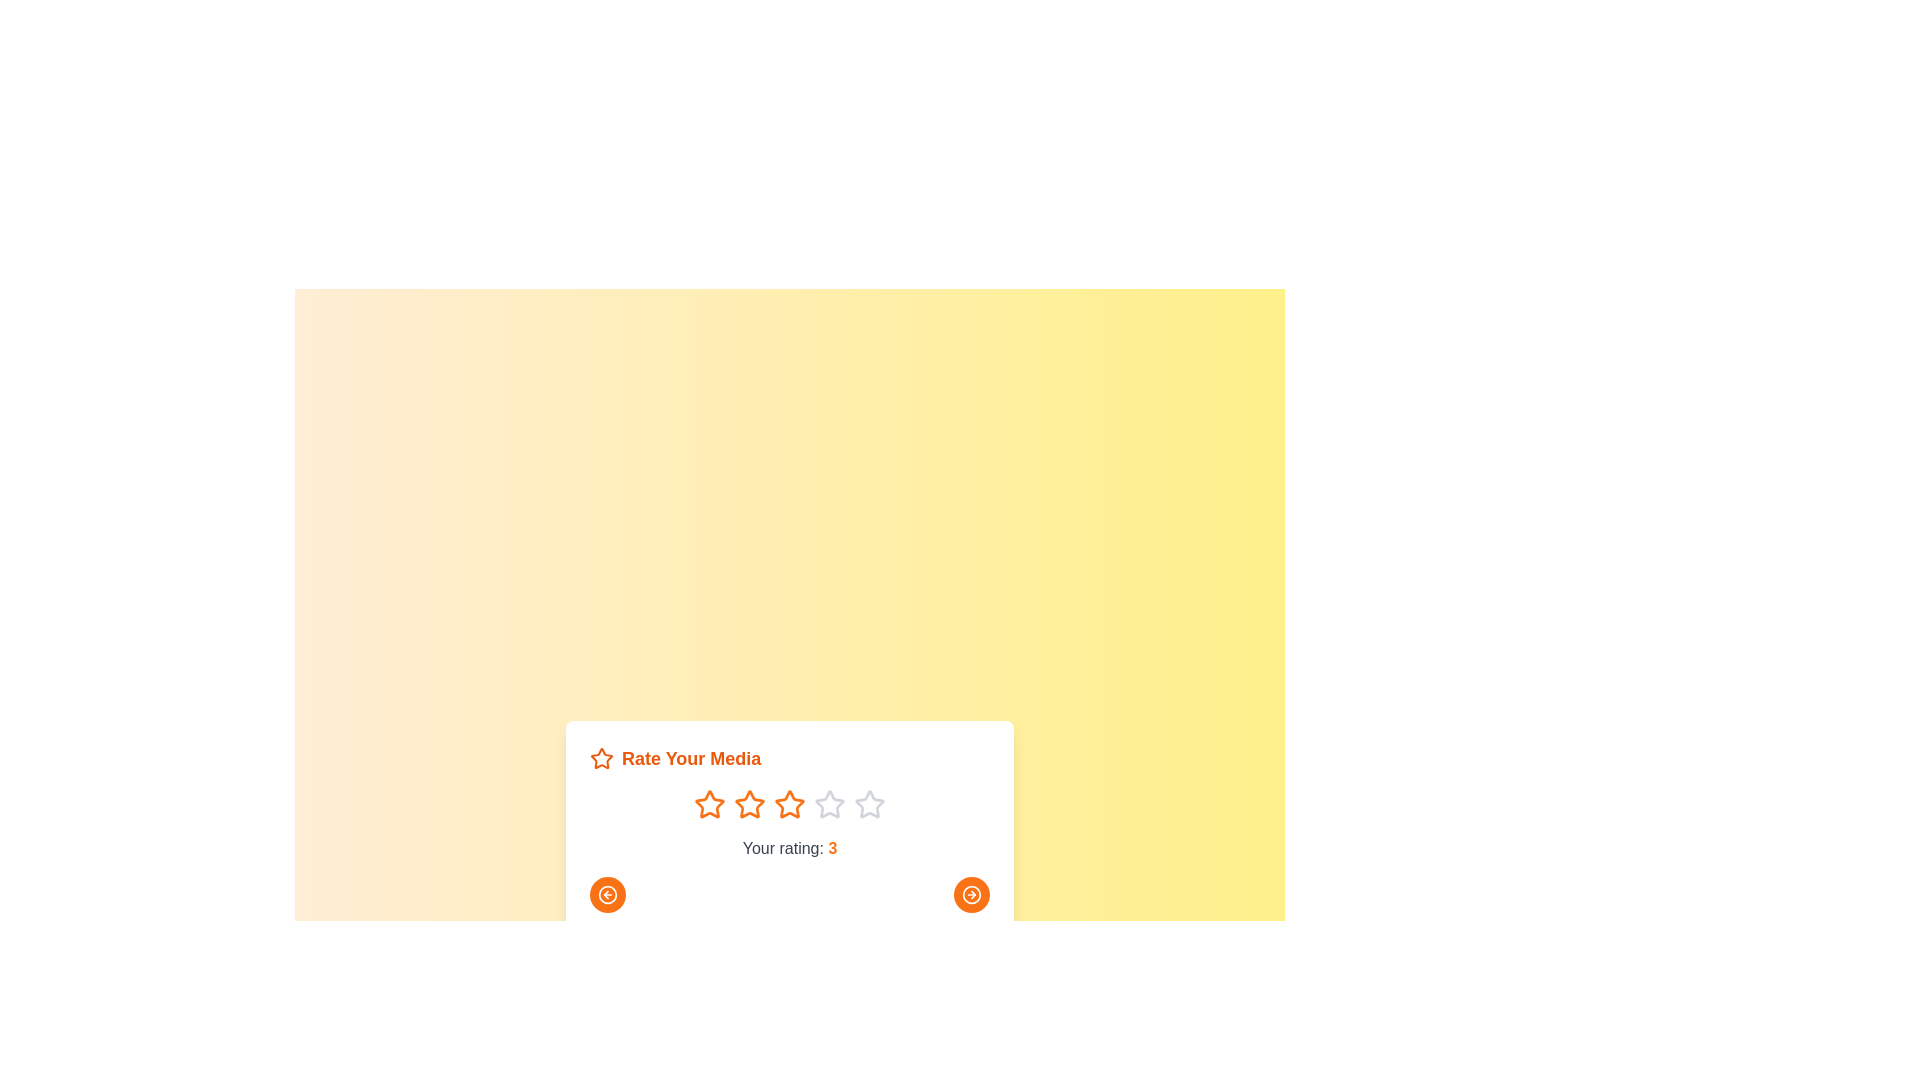  Describe the element at coordinates (789, 804) in the screenshot. I see `the rating to 3 by clicking on the corresponding star` at that location.